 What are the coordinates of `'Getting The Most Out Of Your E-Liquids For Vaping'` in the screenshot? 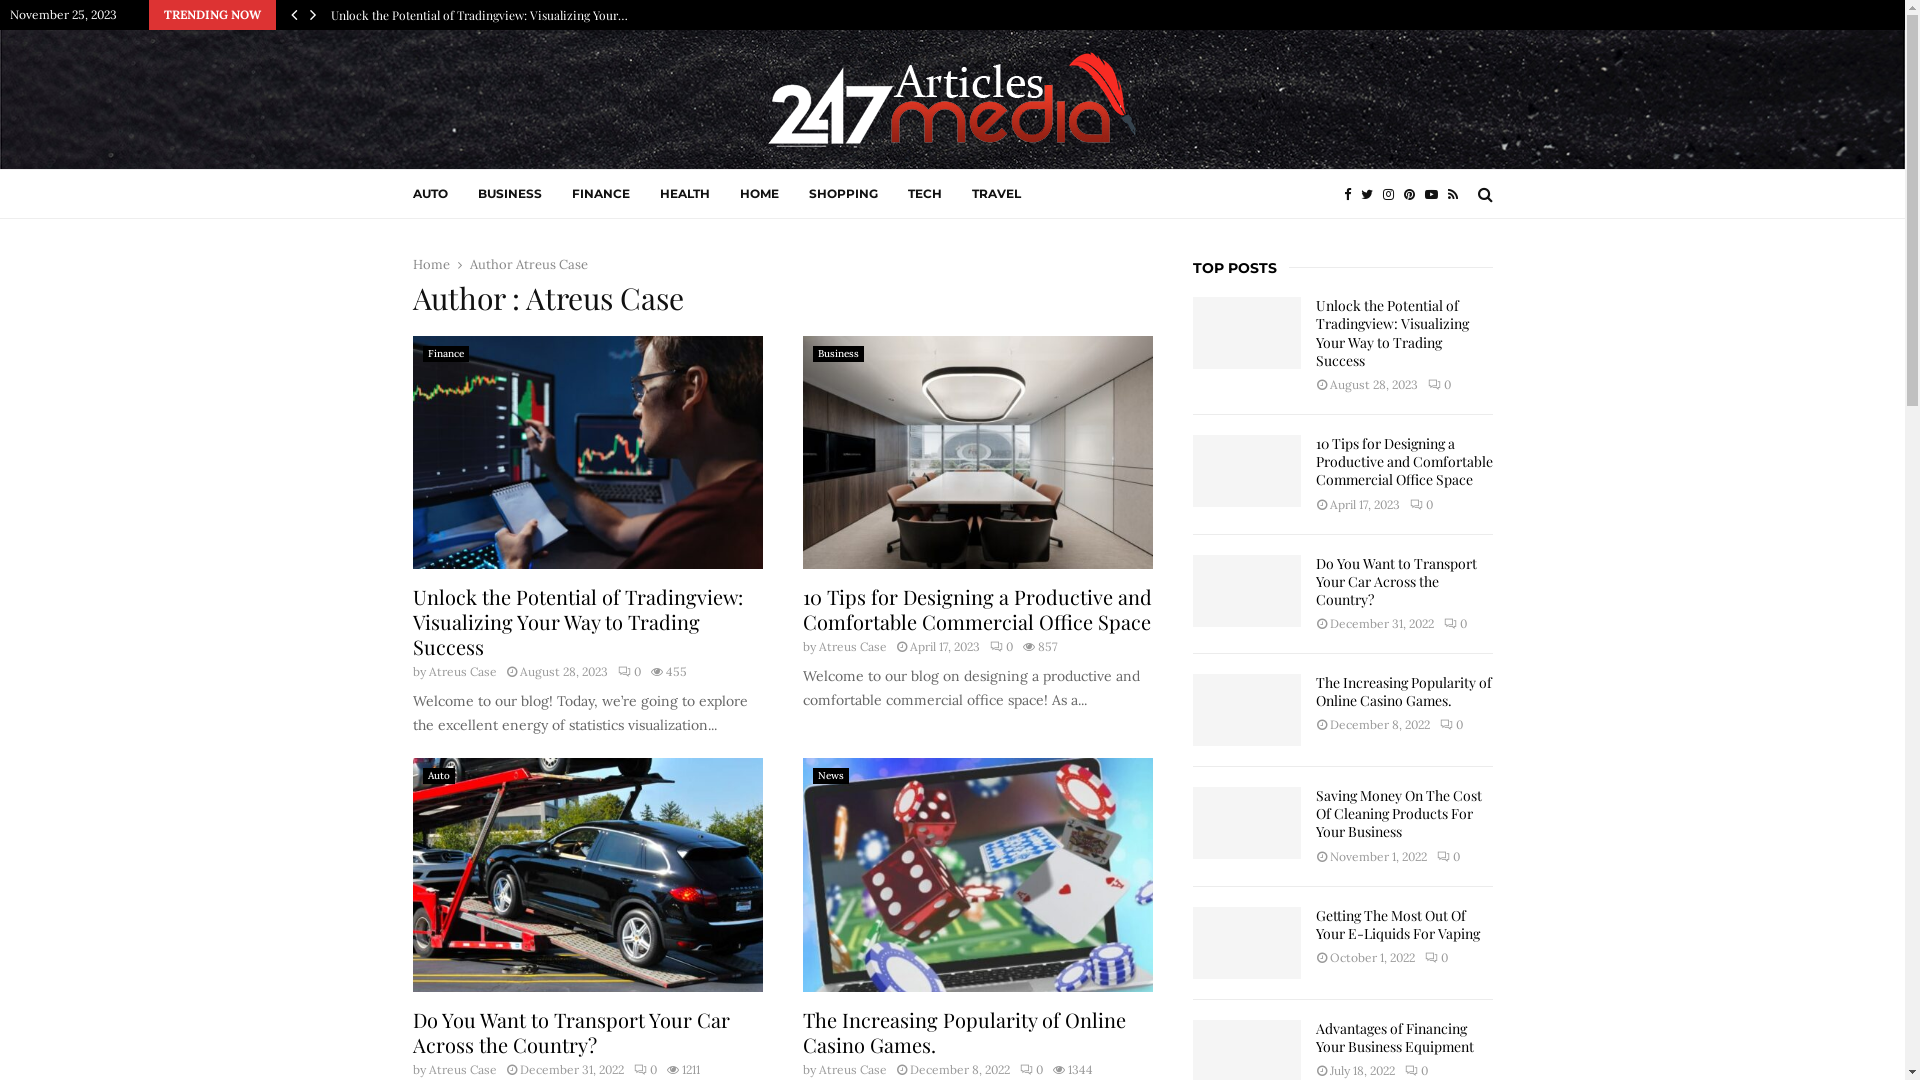 It's located at (1245, 942).